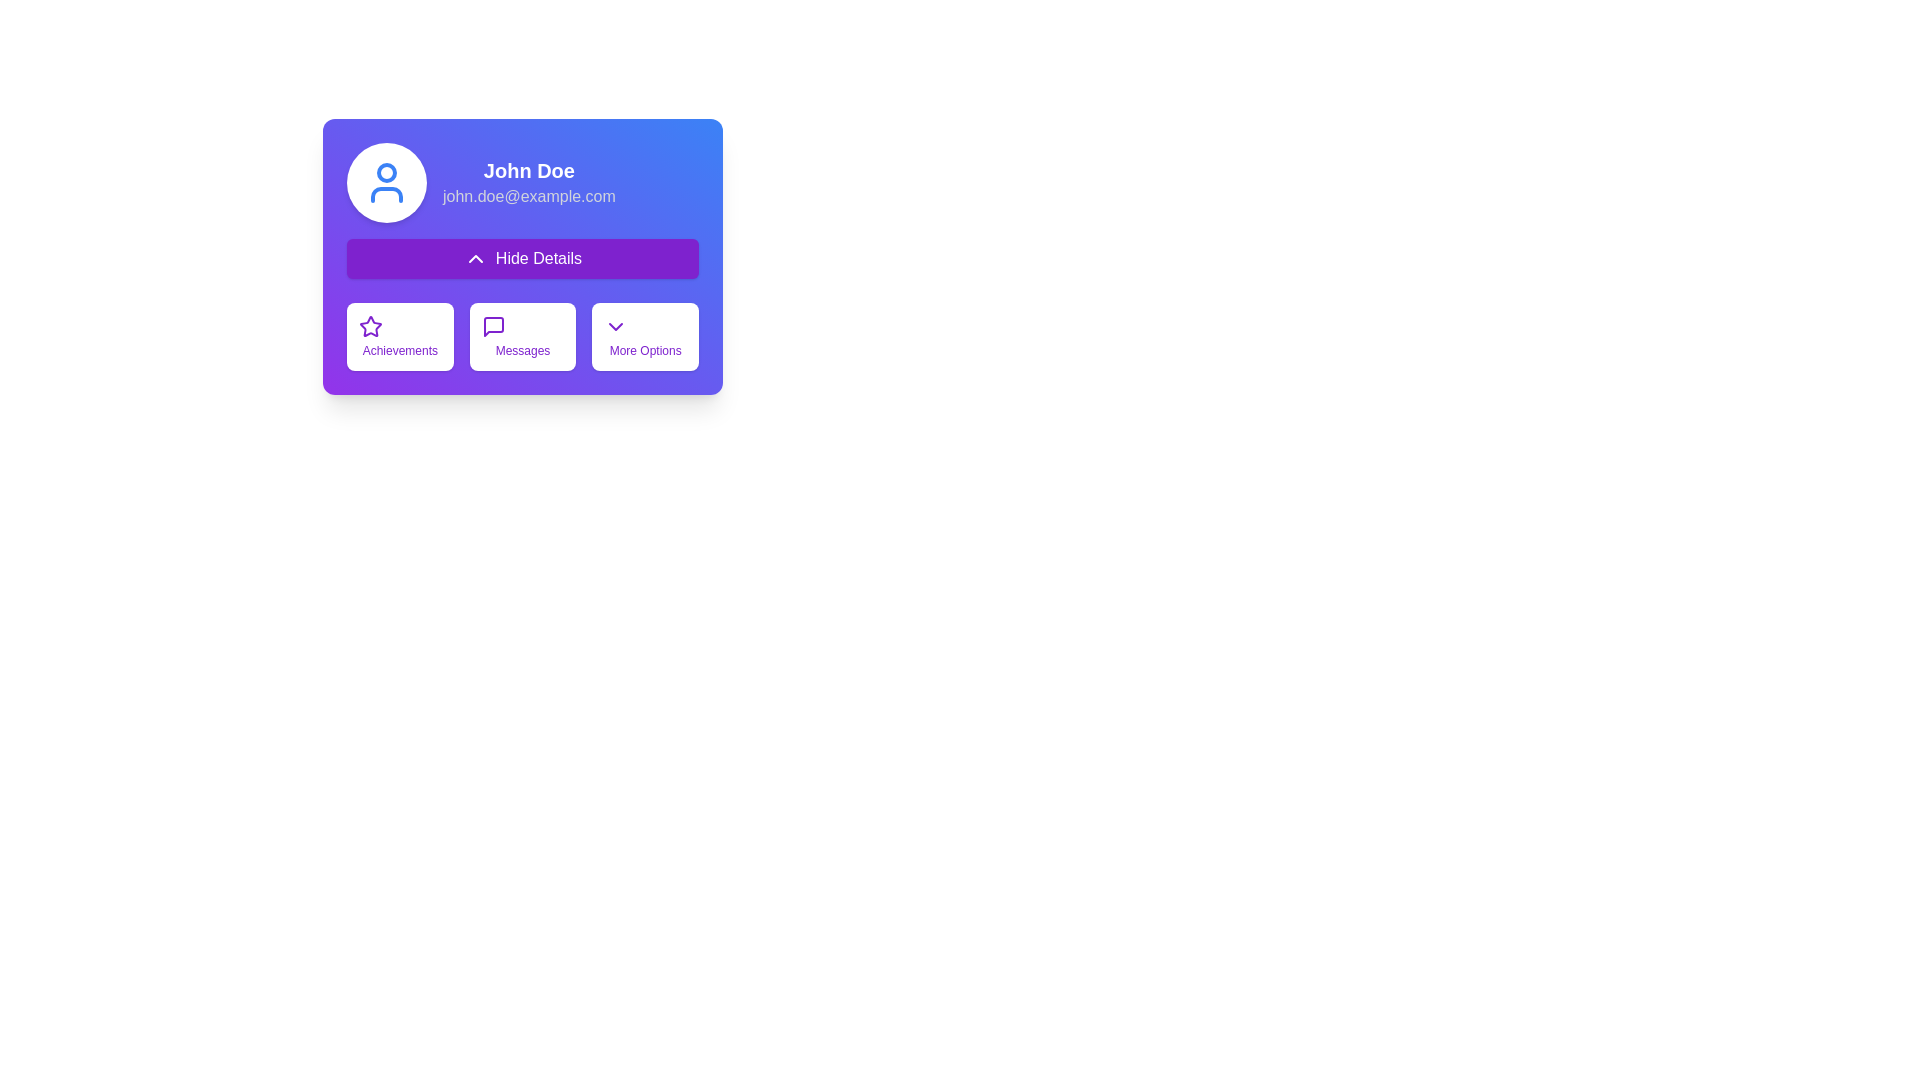 Image resolution: width=1920 pixels, height=1080 pixels. What do you see at coordinates (370, 325) in the screenshot?
I see `the star icon representing the 'Achievements' feature, located in the leftmost button area below the 'Hide Details' bar in the card interface` at bounding box center [370, 325].